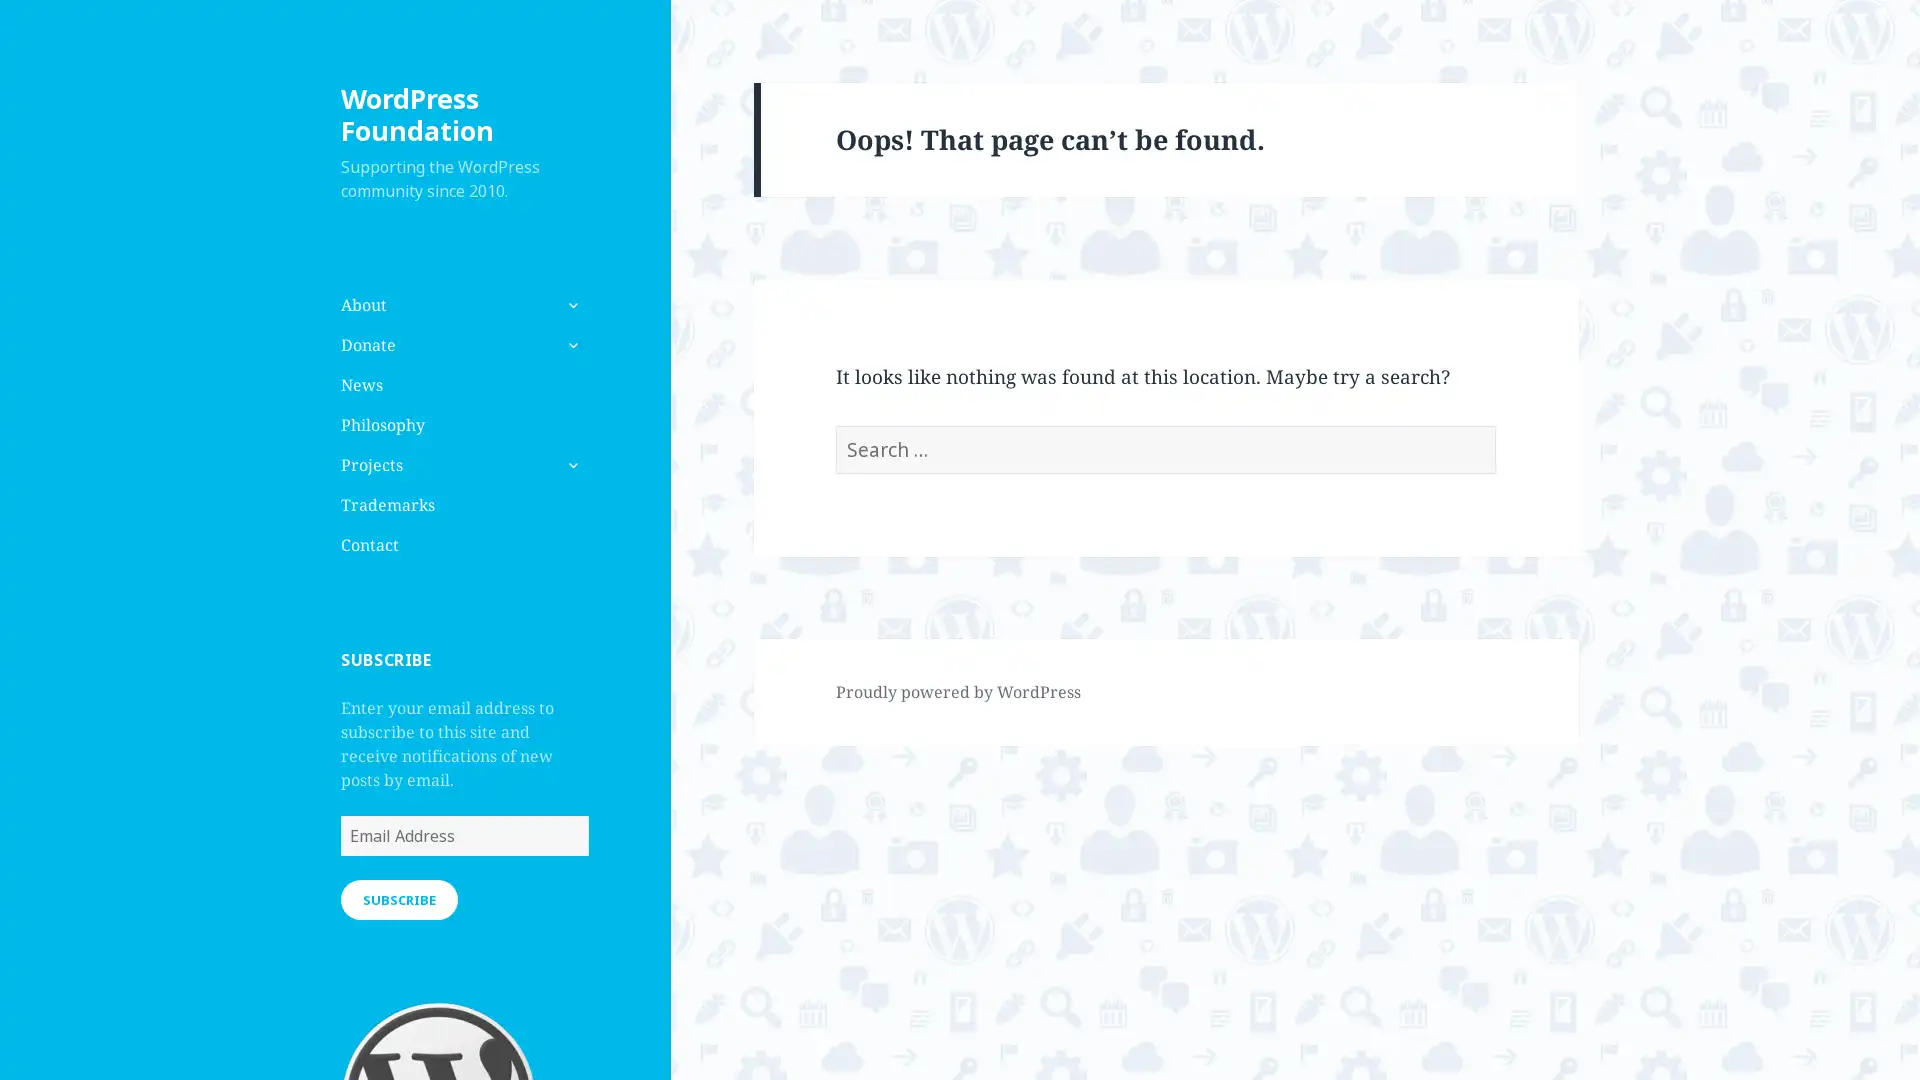 This screenshot has height=1080, width=1920. I want to click on Search, so click(1495, 424).